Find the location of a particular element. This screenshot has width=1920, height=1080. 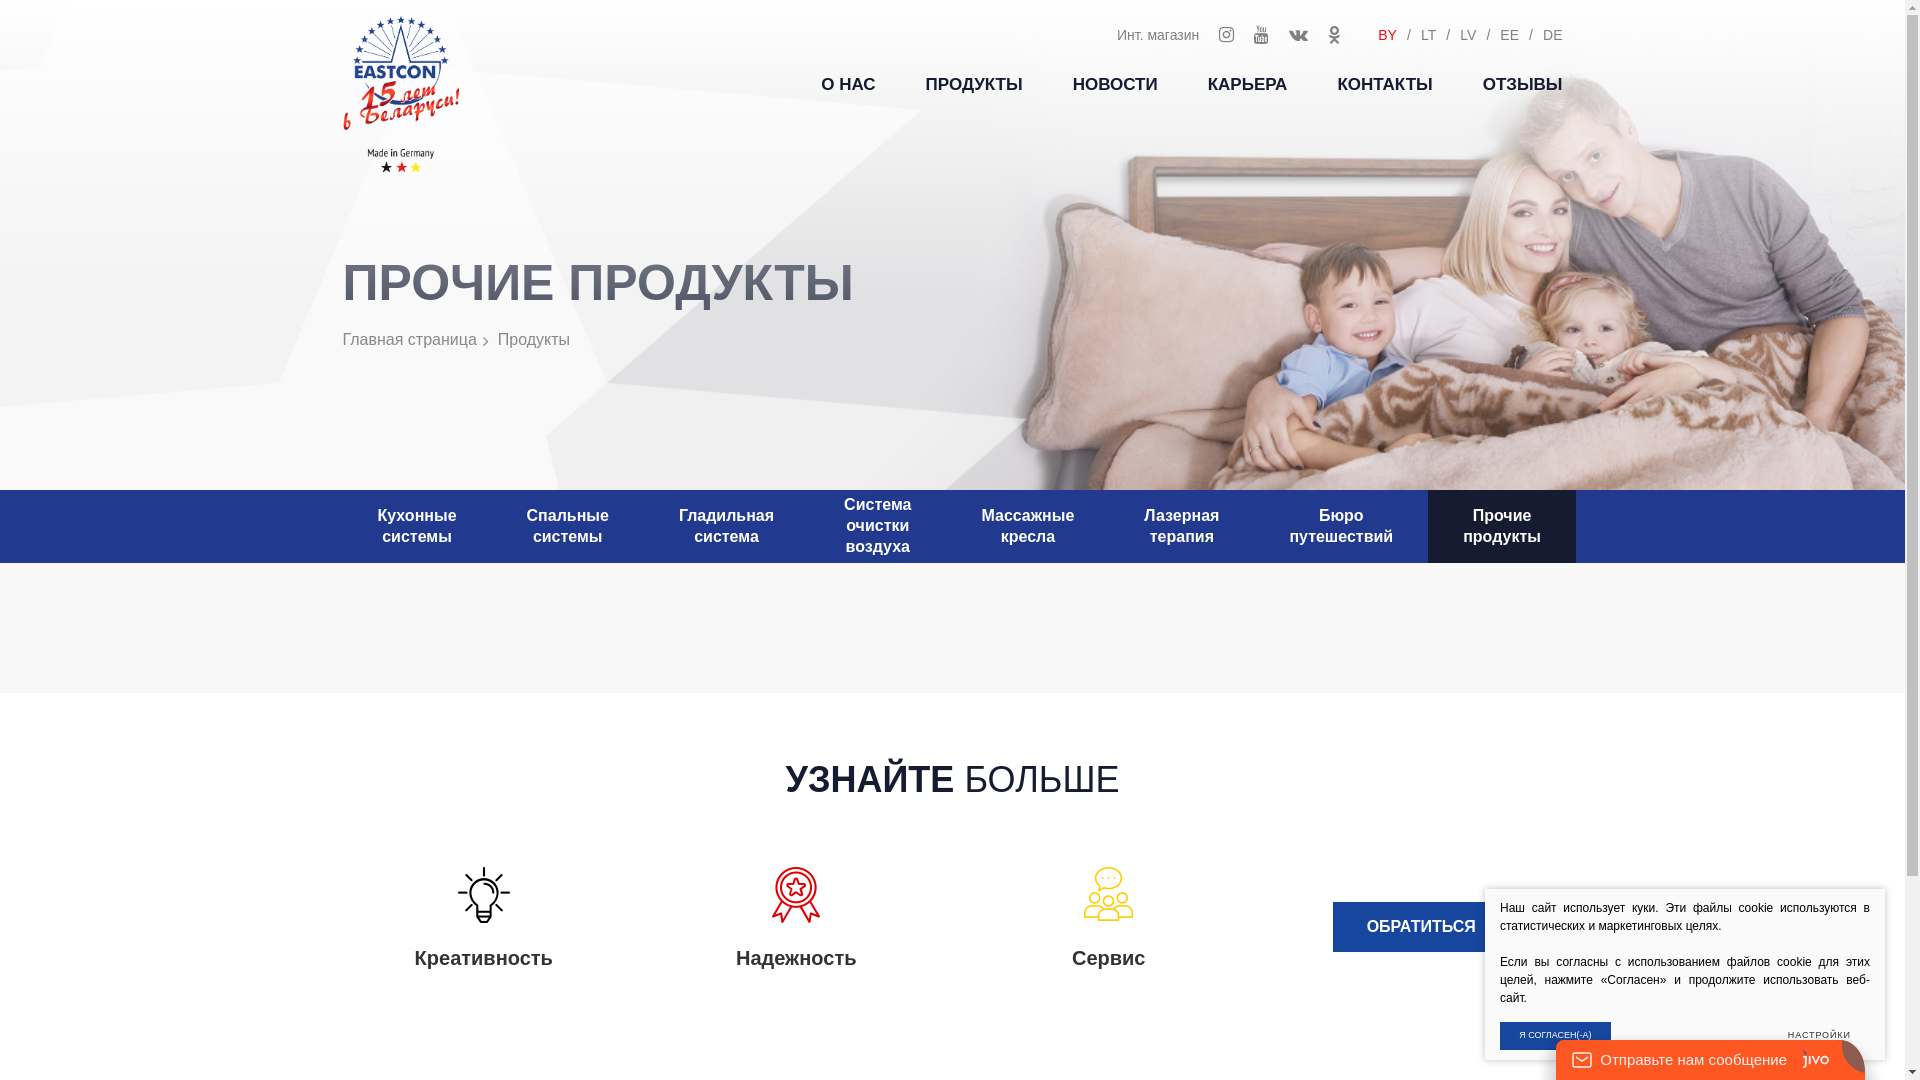

'LT' is located at coordinates (1408, 35).